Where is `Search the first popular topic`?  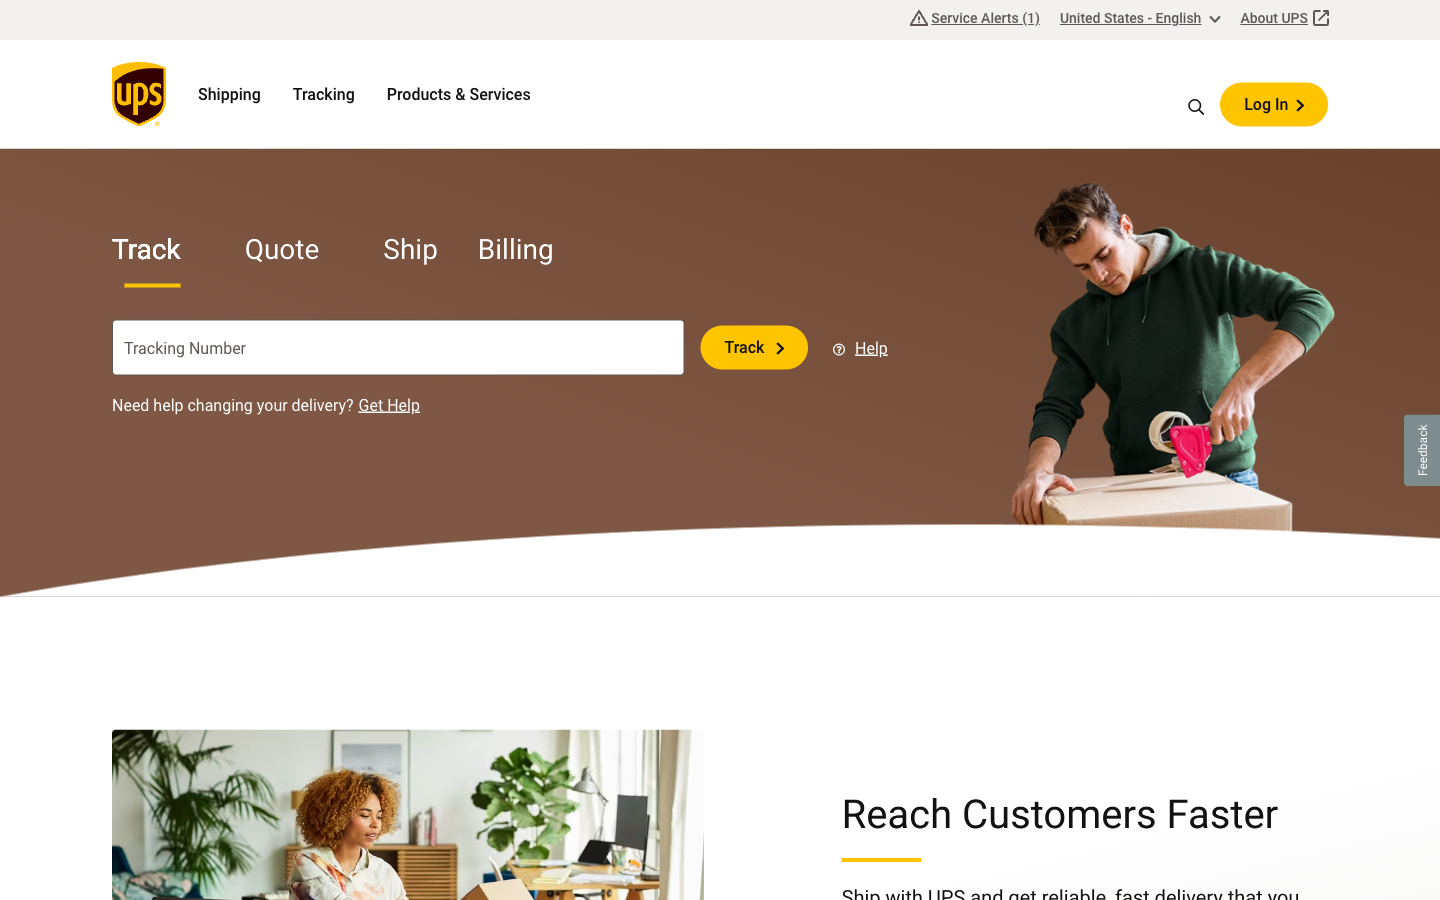 Search the first popular topic is located at coordinates (1197, 103).